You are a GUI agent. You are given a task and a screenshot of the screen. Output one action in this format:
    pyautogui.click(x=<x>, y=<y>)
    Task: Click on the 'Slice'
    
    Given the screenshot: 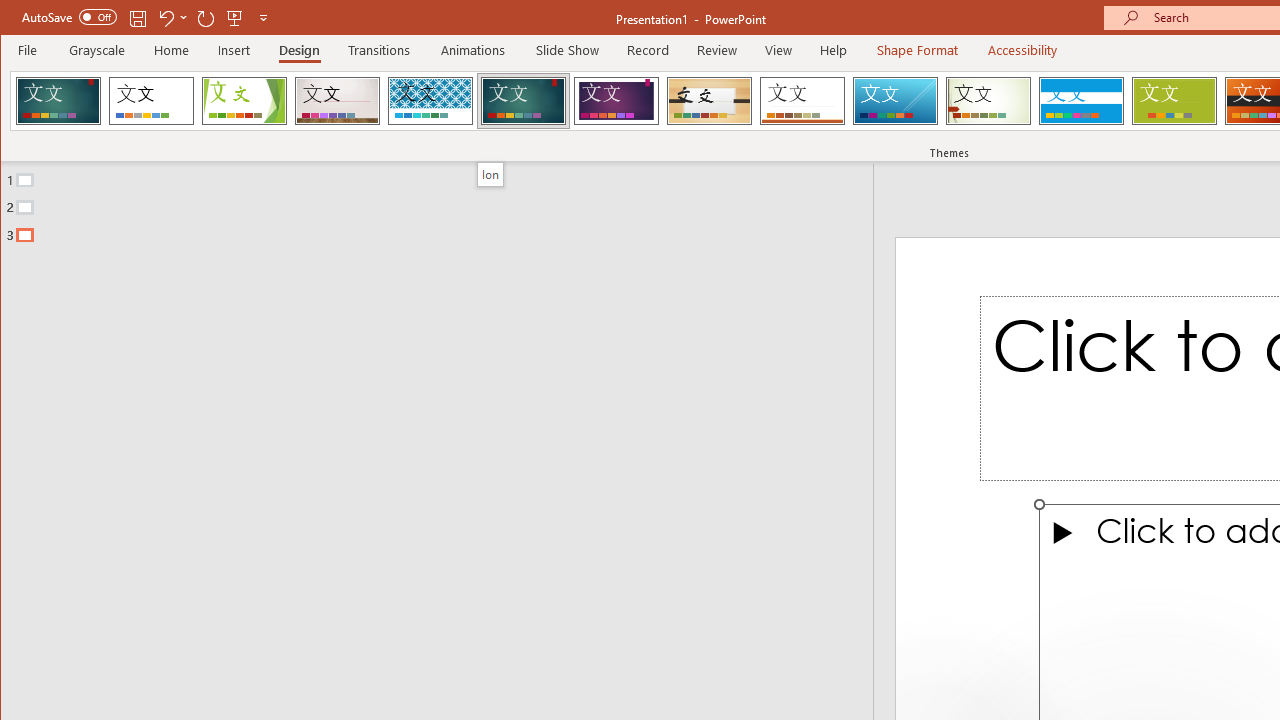 What is the action you would take?
    pyautogui.click(x=894, y=100)
    